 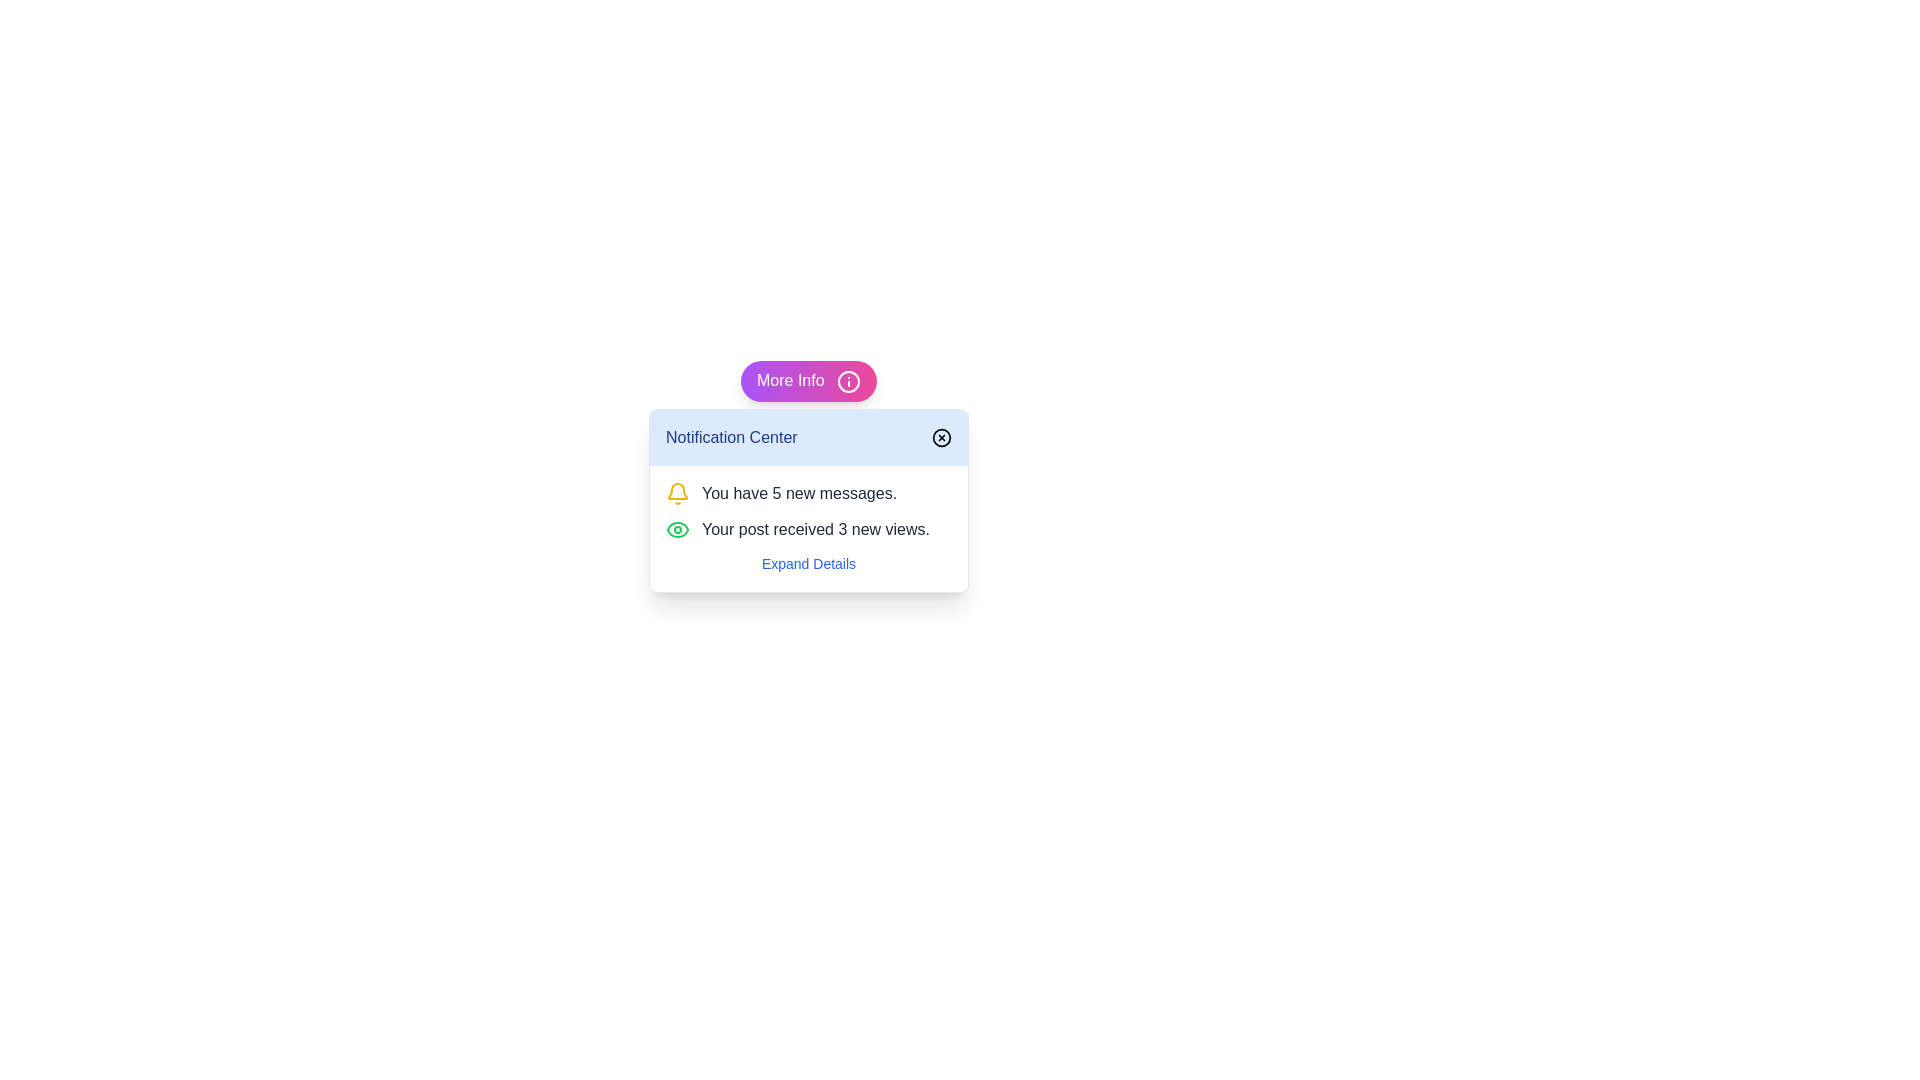 I want to click on the static text element that displays 'Your post received 3 new views.' with a green eye icon, which is the second notification item in the notification card, so click(x=809, y=528).